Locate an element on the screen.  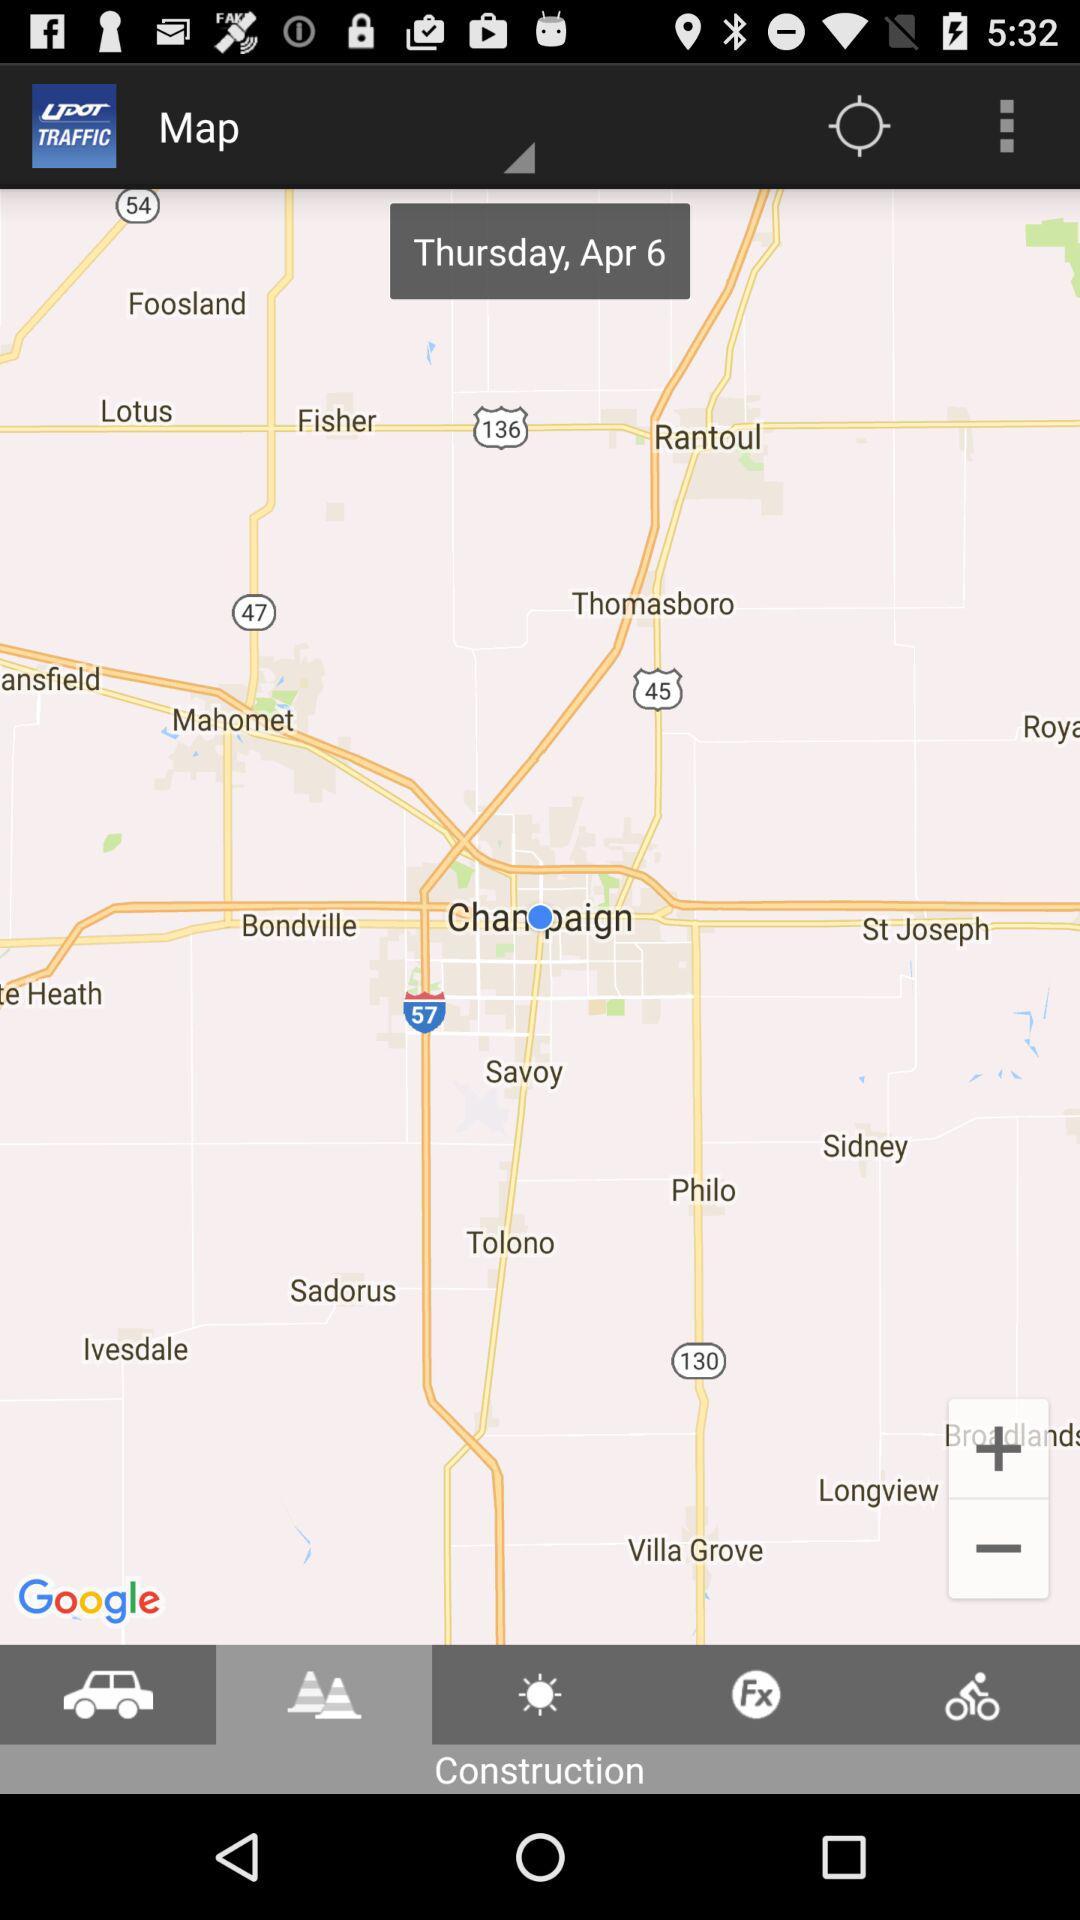
the icon which just above the construction is located at coordinates (540, 1693).